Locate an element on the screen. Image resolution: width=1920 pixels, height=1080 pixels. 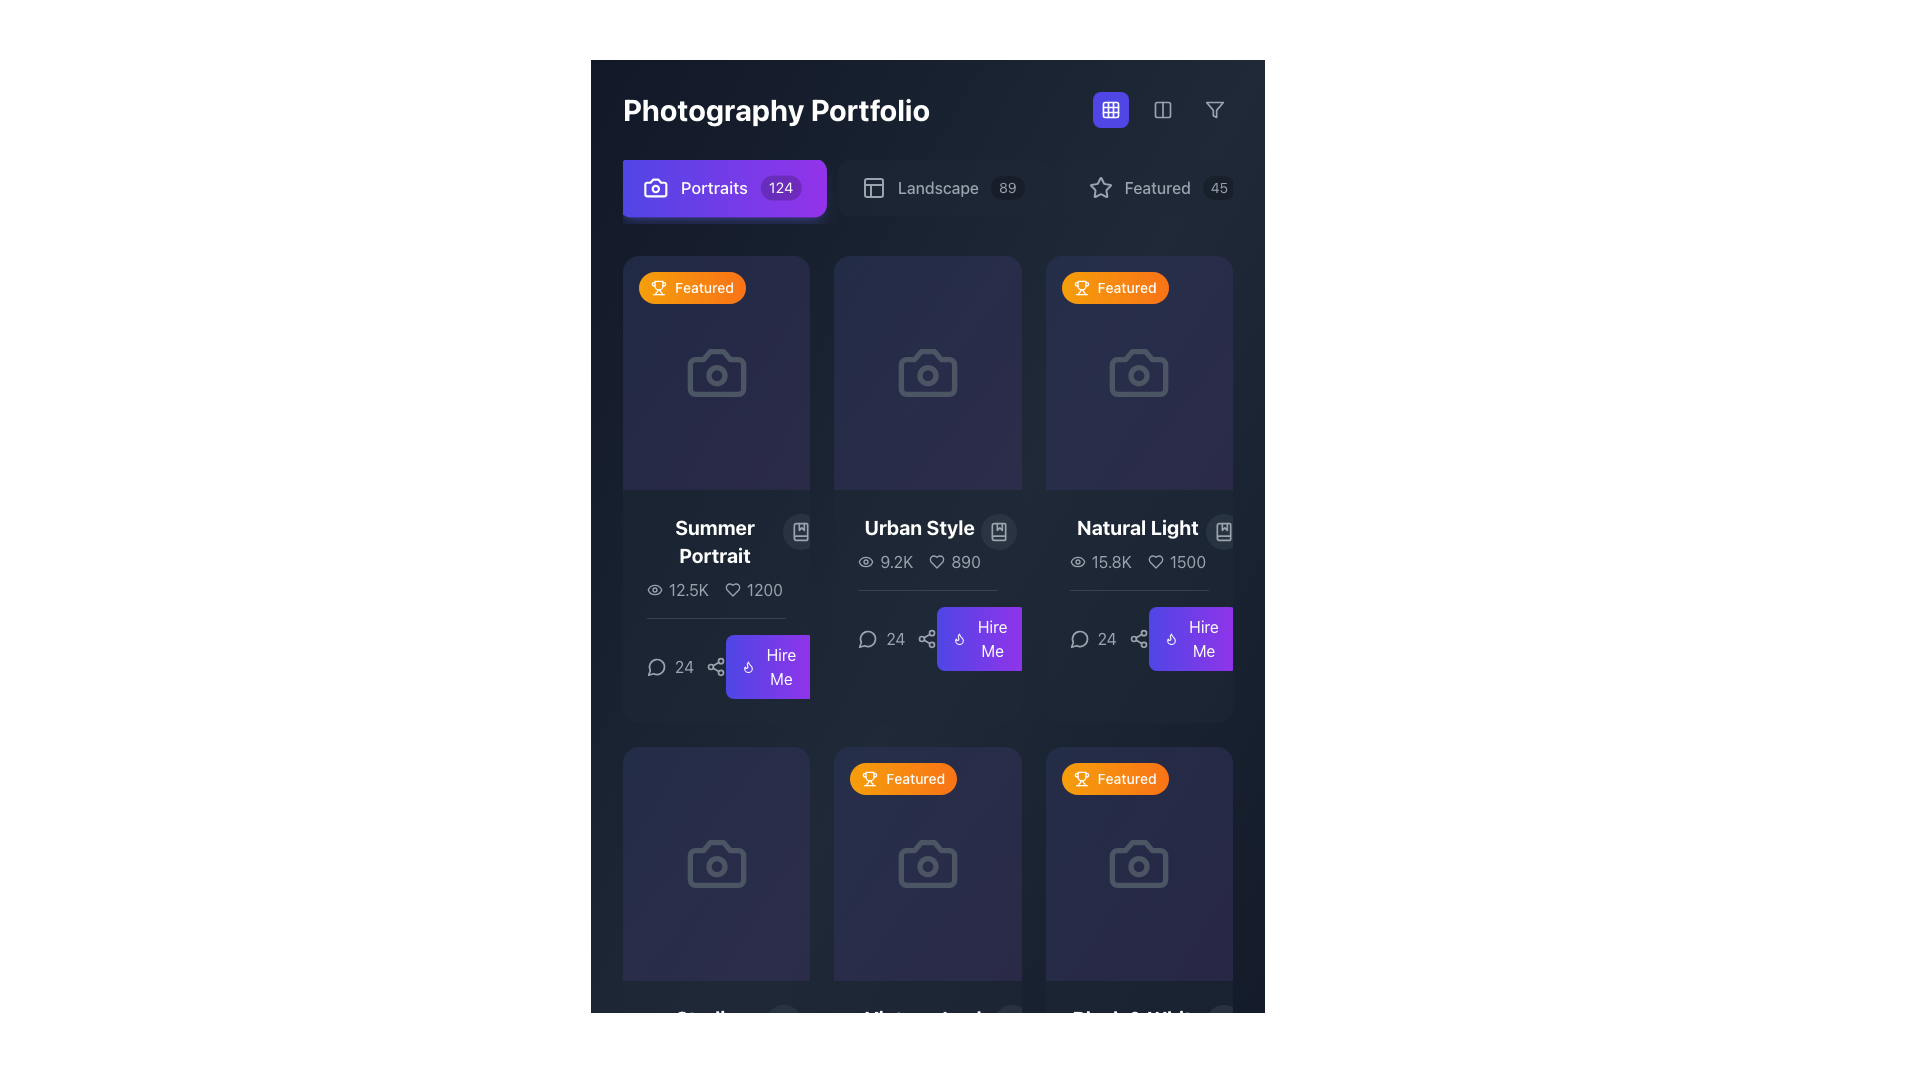
the text label element displaying the photograph's title and metrics is located at coordinates (715, 558).